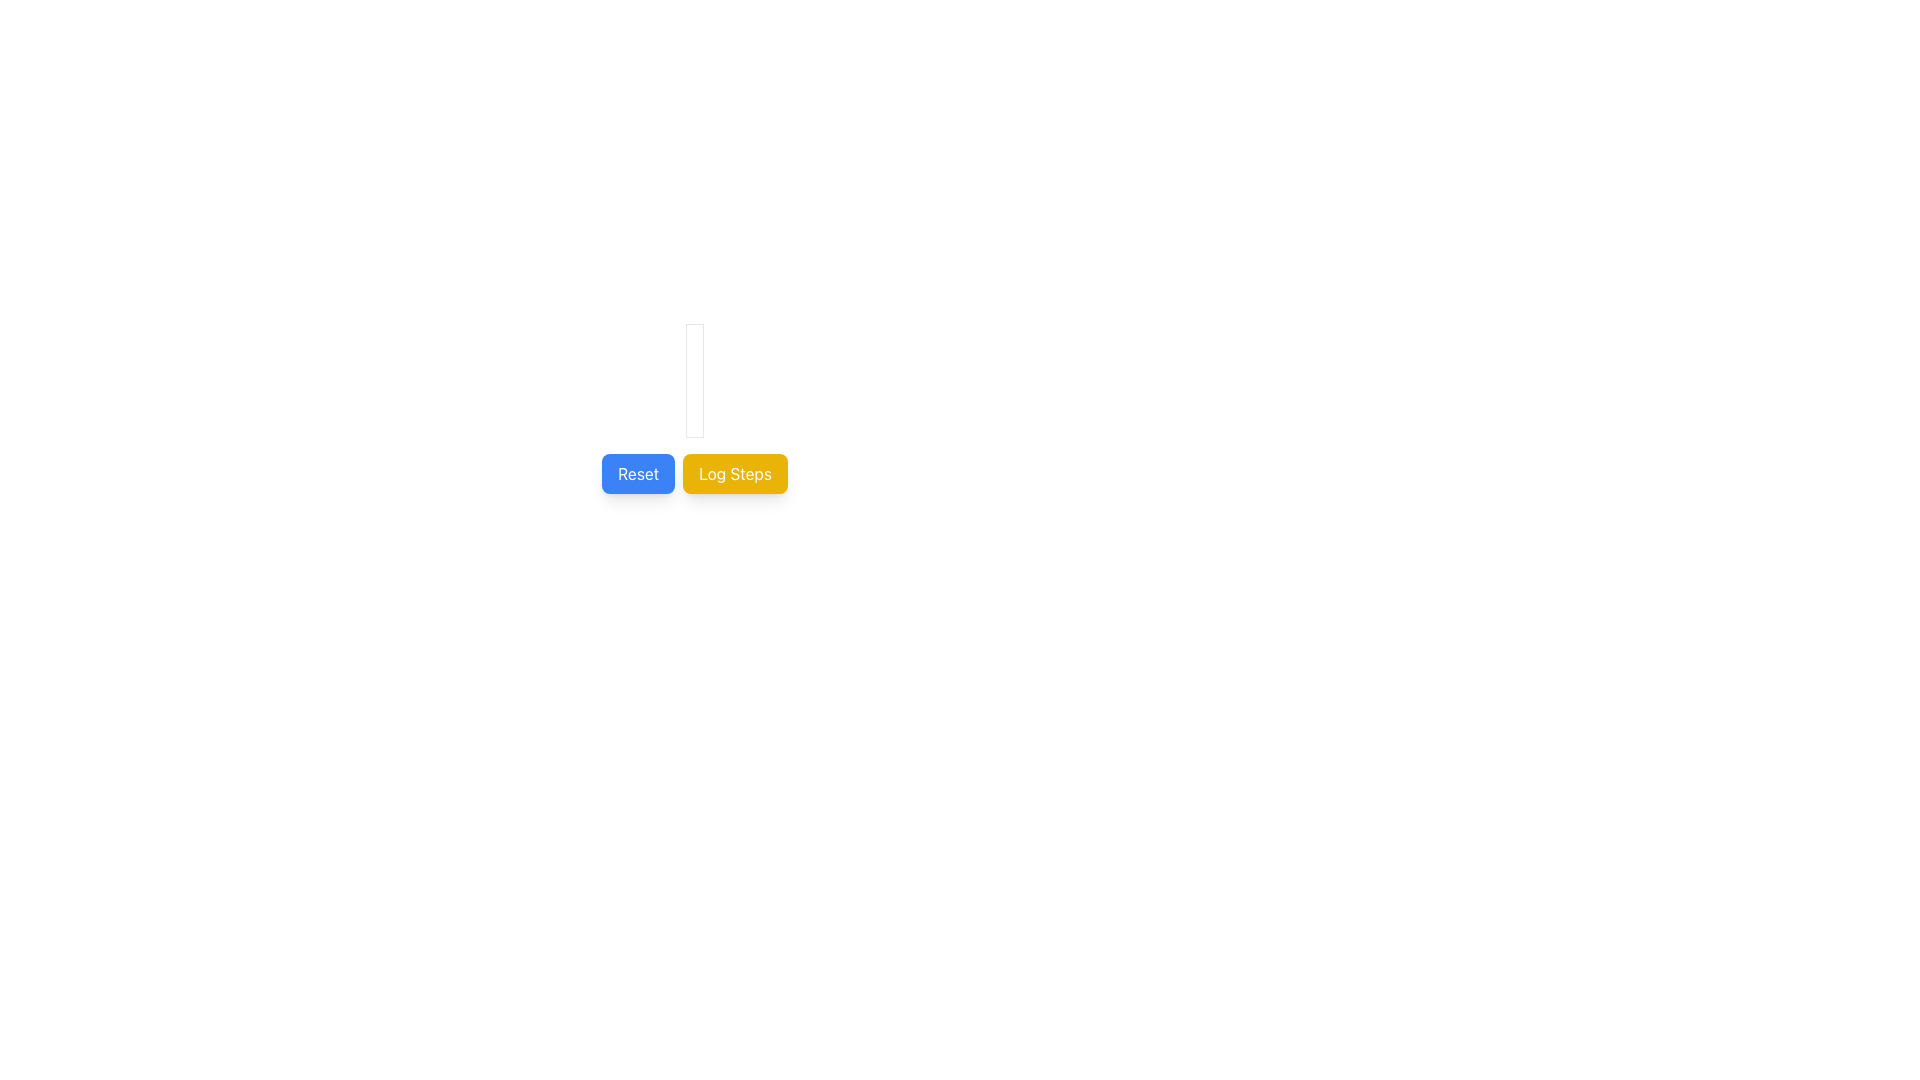 The width and height of the screenshot is (1920, 1080). What do you see at coordinates (637, 474) in the screenshot?
I see `the reset button that allows users to reset a form or data to observe the style change` at bounding box center [637, 474].